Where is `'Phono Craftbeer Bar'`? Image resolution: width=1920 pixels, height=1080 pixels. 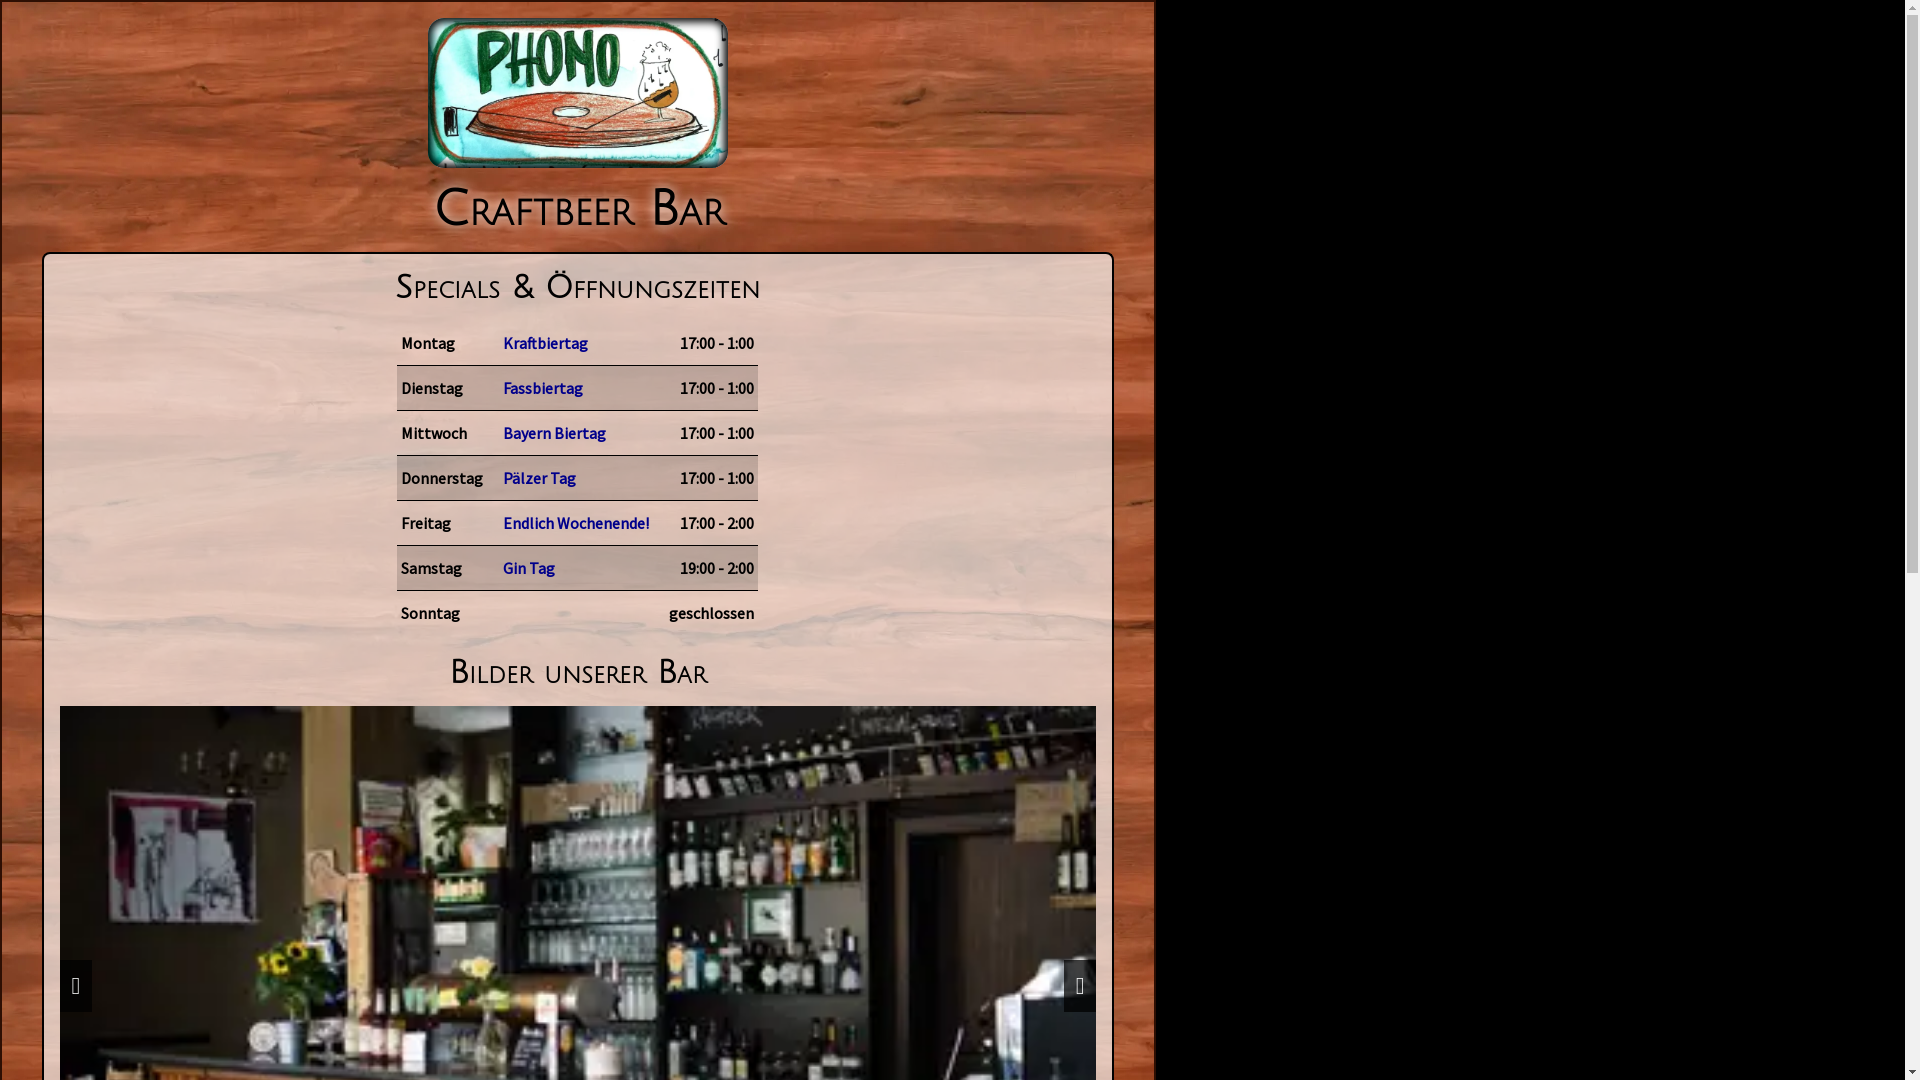 'Phono Craftbeer Bar' is located at coordinates (576, 92).